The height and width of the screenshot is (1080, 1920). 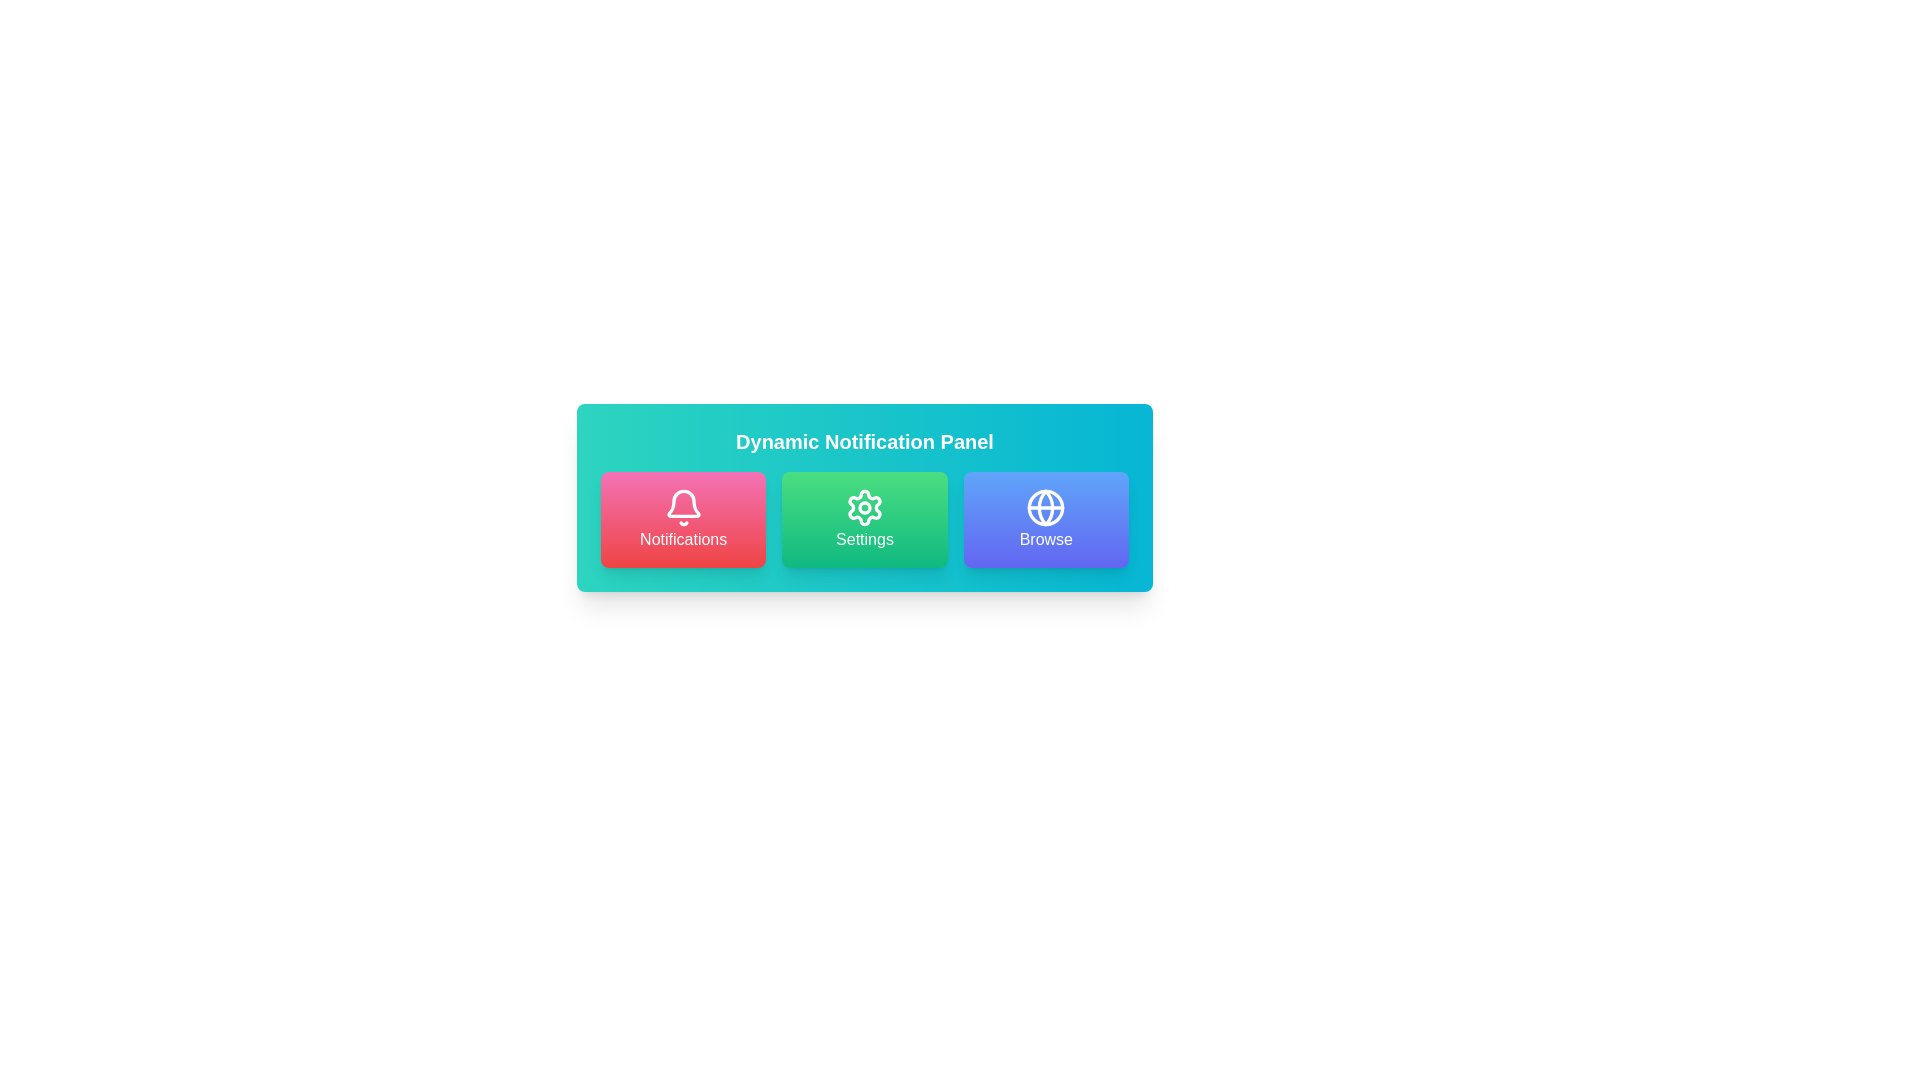 I want to click on the rectangular button with a gradient background that contains a globe icon and the text 'Browse' to observe its hover effects, so click(x=1045, y=519).